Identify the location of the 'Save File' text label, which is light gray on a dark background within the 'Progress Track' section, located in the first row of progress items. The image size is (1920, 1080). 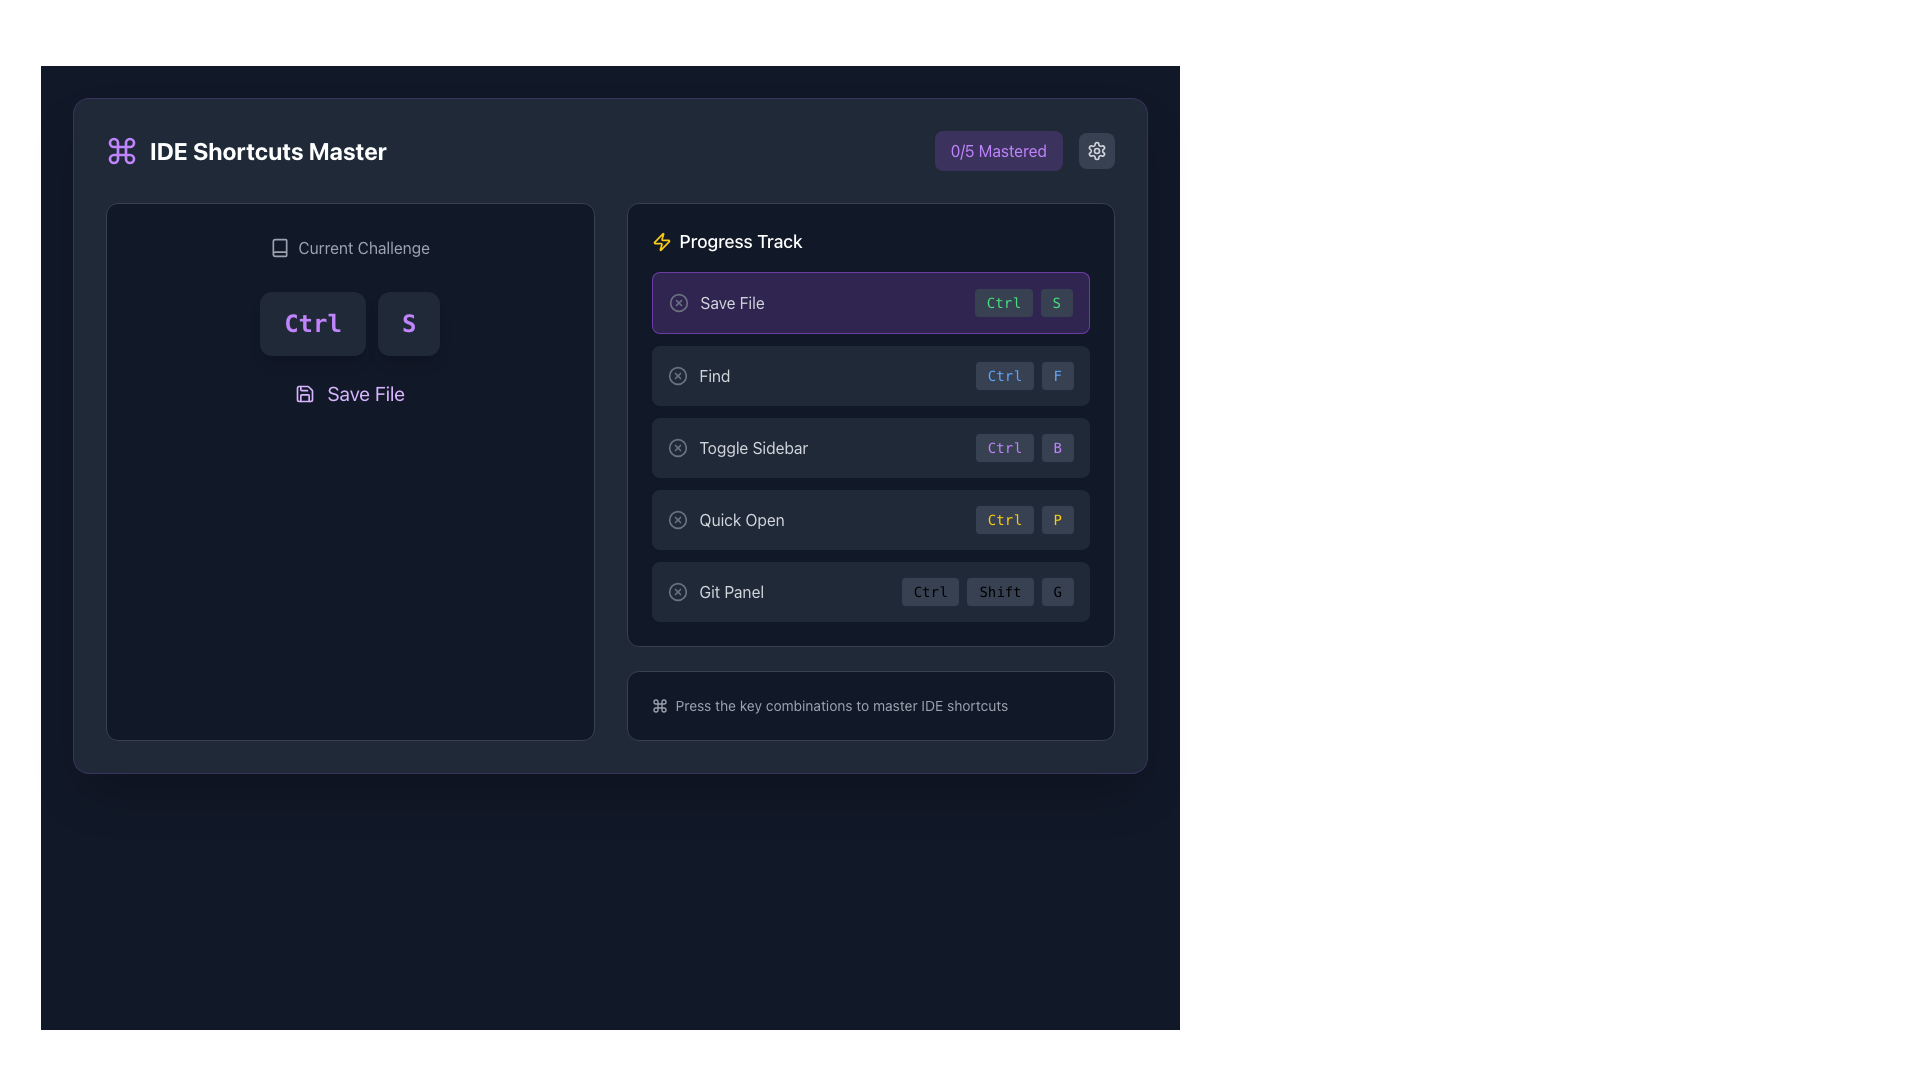
(731, 303).